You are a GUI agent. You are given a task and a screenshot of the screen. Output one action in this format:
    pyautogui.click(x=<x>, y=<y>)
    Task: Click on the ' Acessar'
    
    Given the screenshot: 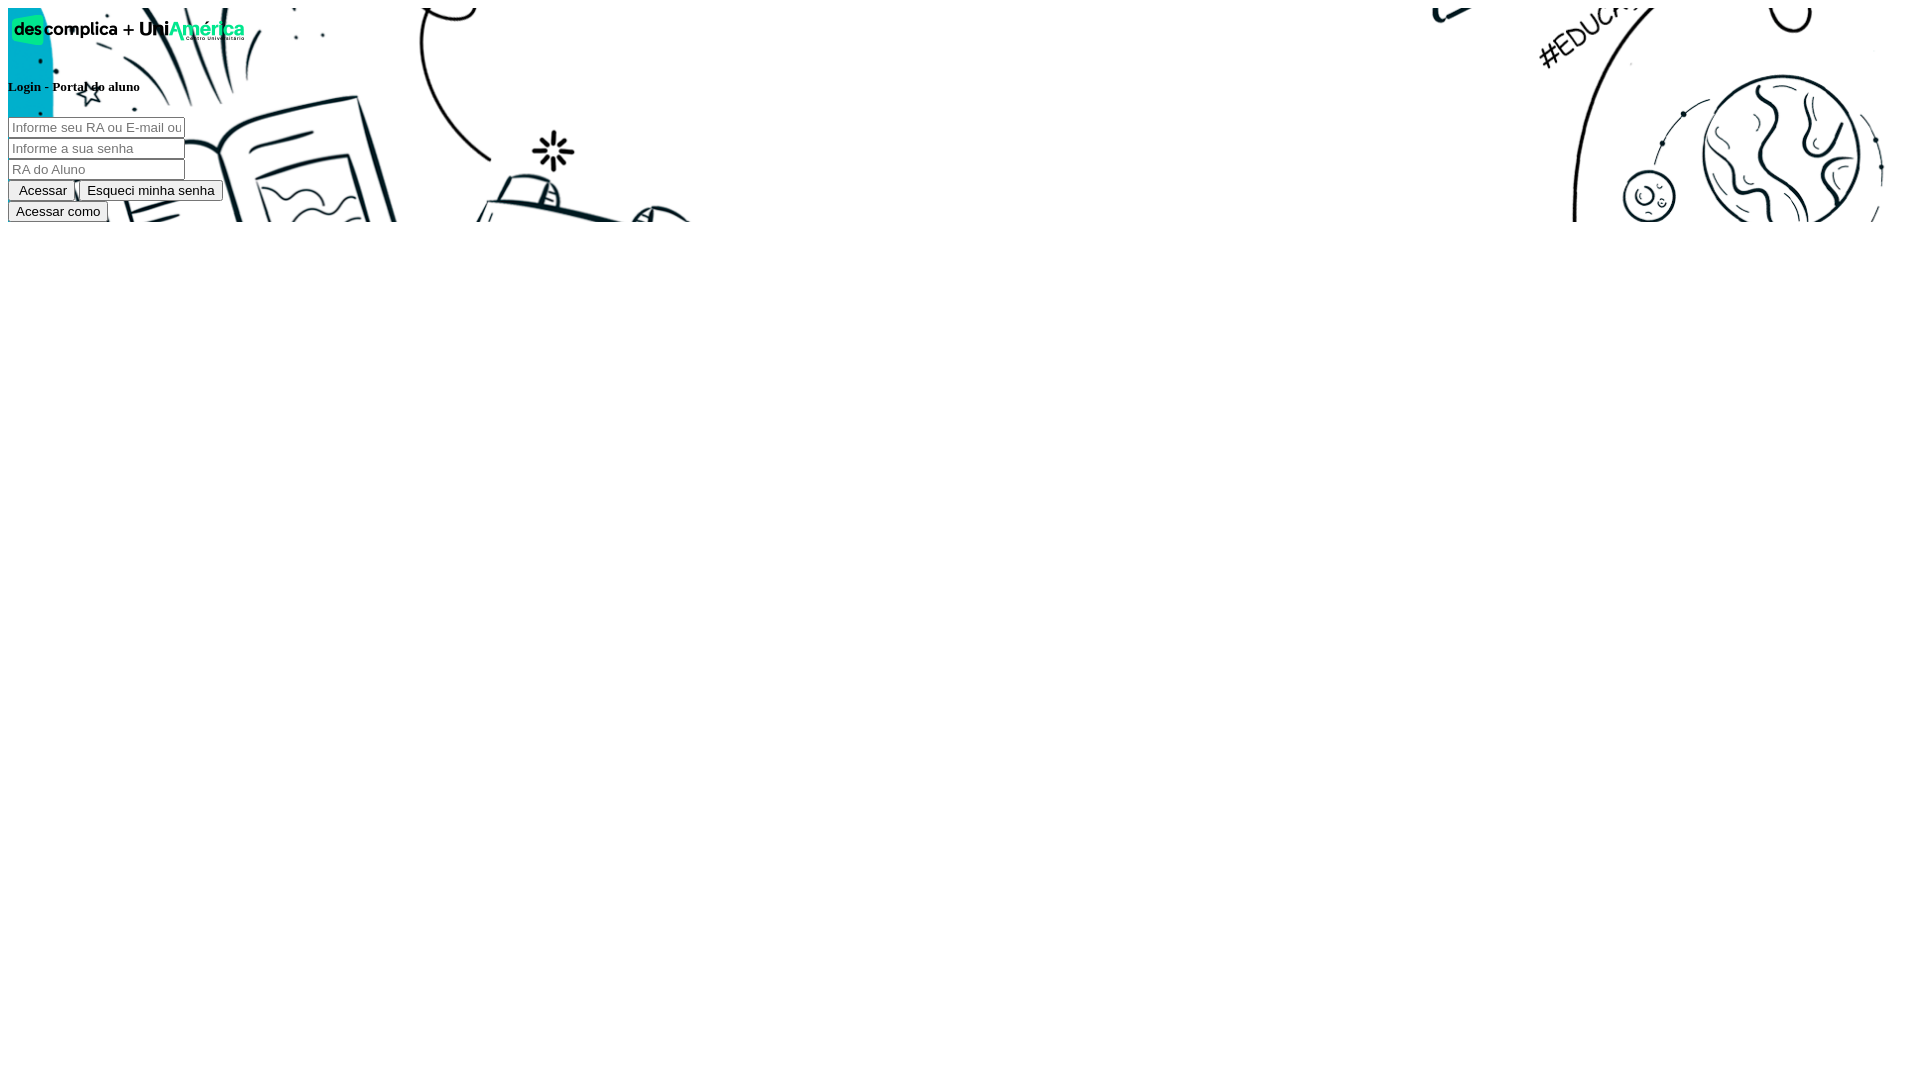 What is the action you would take?
    pyautogui.click(x=8, y=190)
    